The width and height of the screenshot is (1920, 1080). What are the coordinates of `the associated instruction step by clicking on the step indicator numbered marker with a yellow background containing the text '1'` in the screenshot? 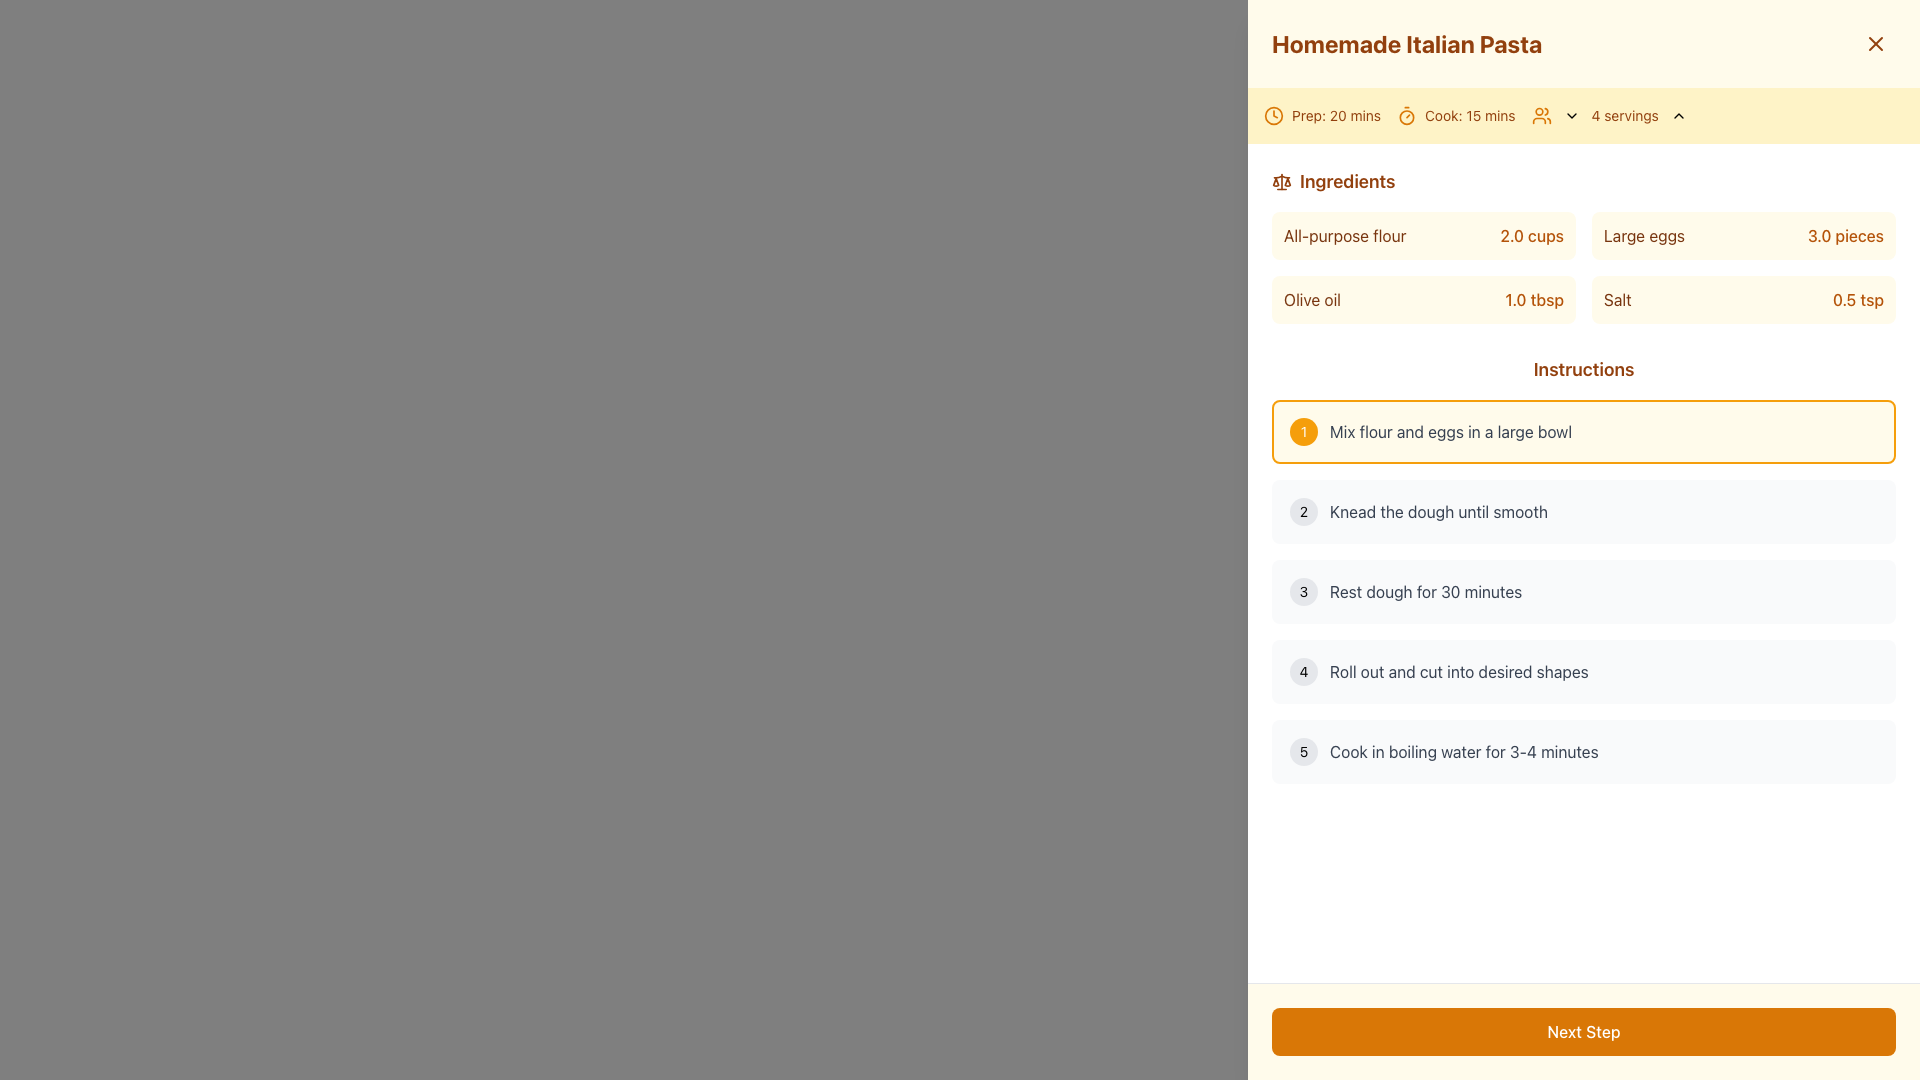 It's located at (1304, 431).